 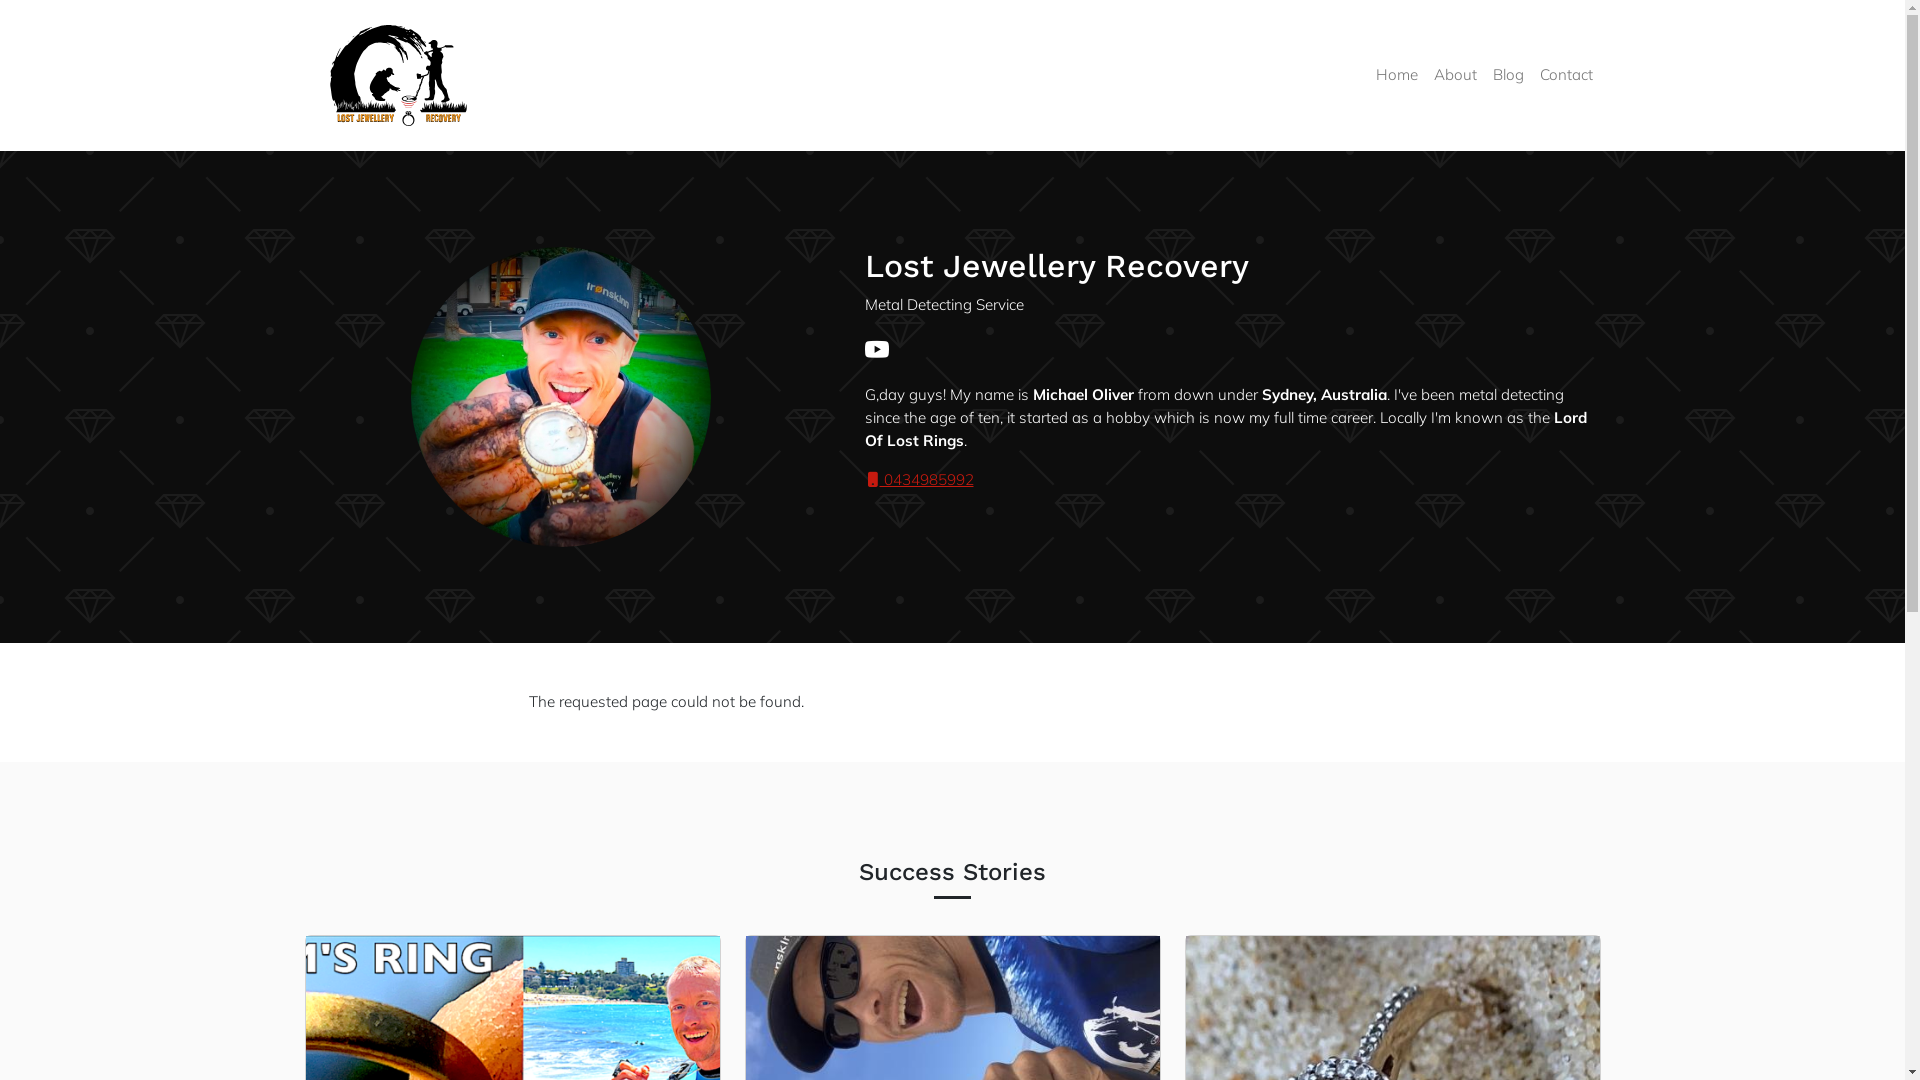 What do you see at coordinates (405, 74) in the screenshot?
I see `'Home'` at bounding box center [405, 74].